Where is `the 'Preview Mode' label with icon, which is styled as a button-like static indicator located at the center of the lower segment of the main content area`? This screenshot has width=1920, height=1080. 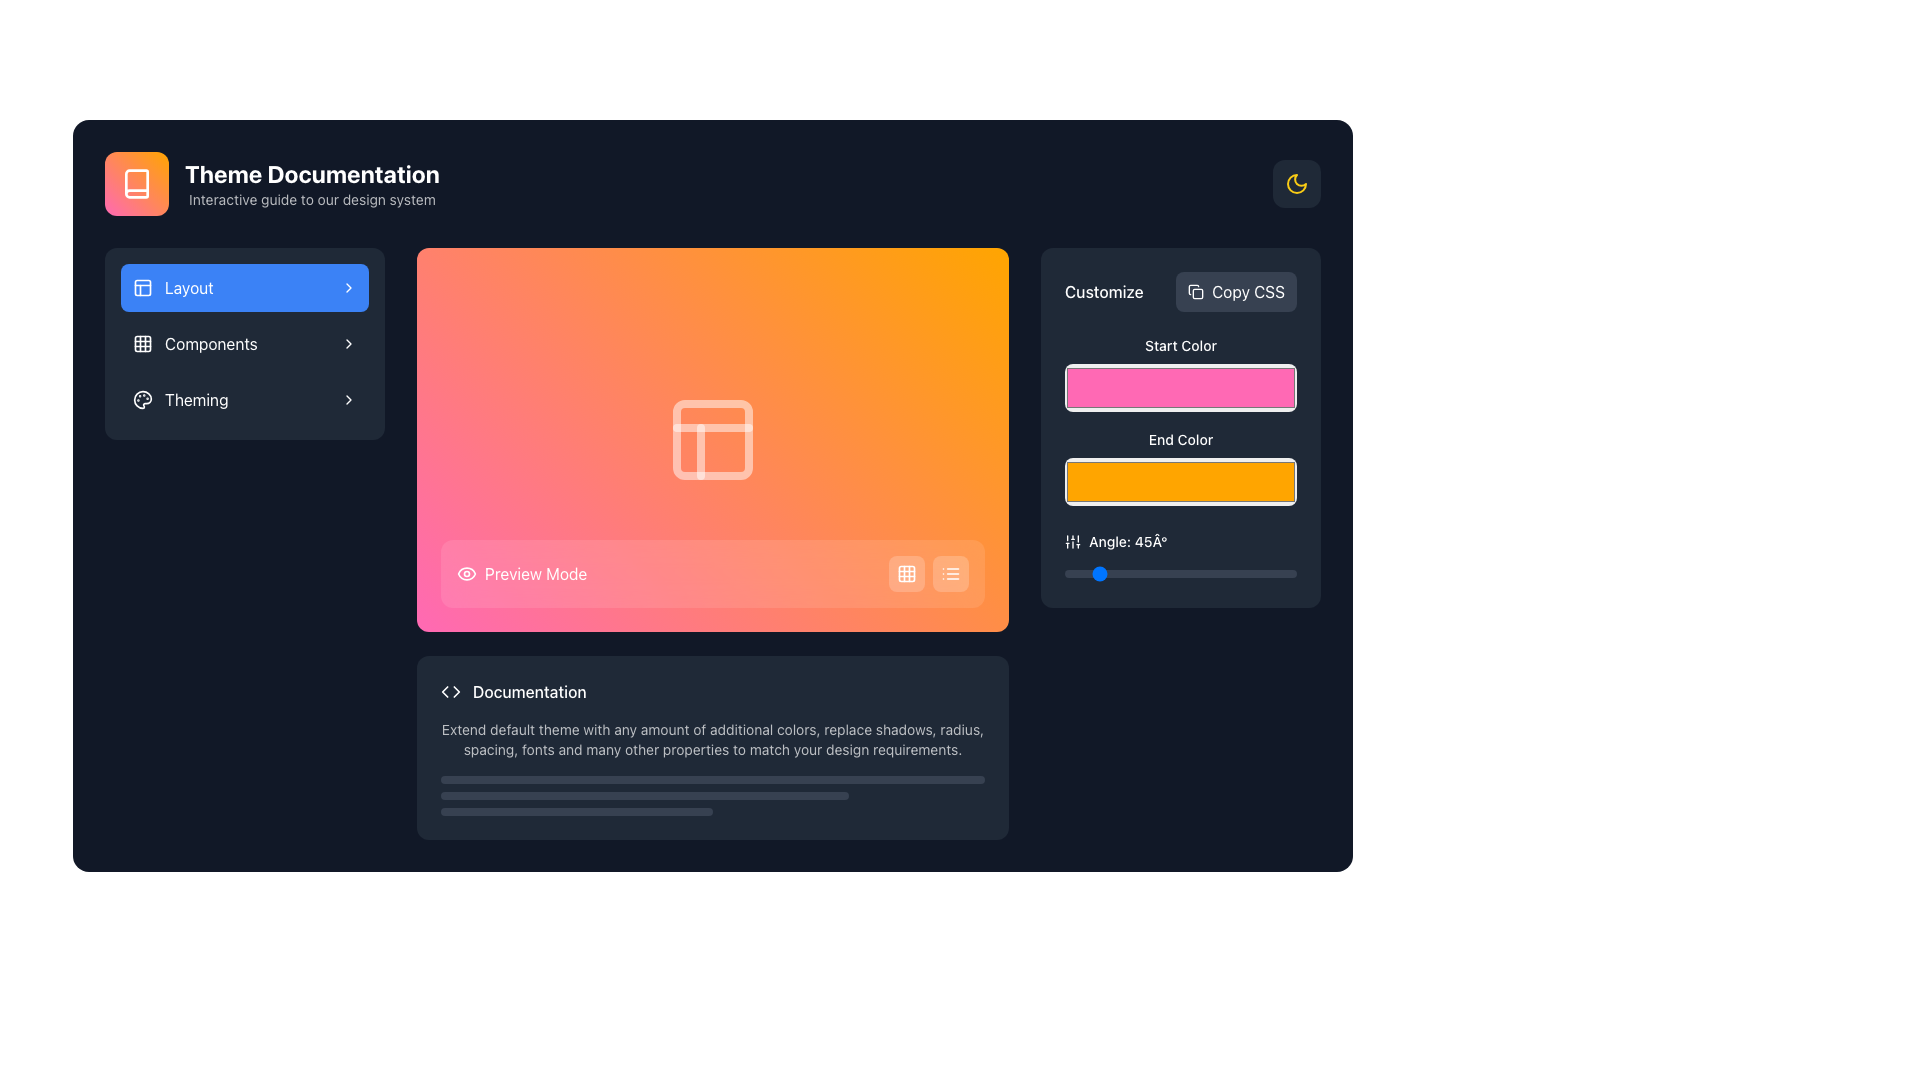
the 'Preview Mode' label with icon, which is styled as a button-like static indicator located at the center of the lower segment of the main content area is located at coordinates (522, 574).